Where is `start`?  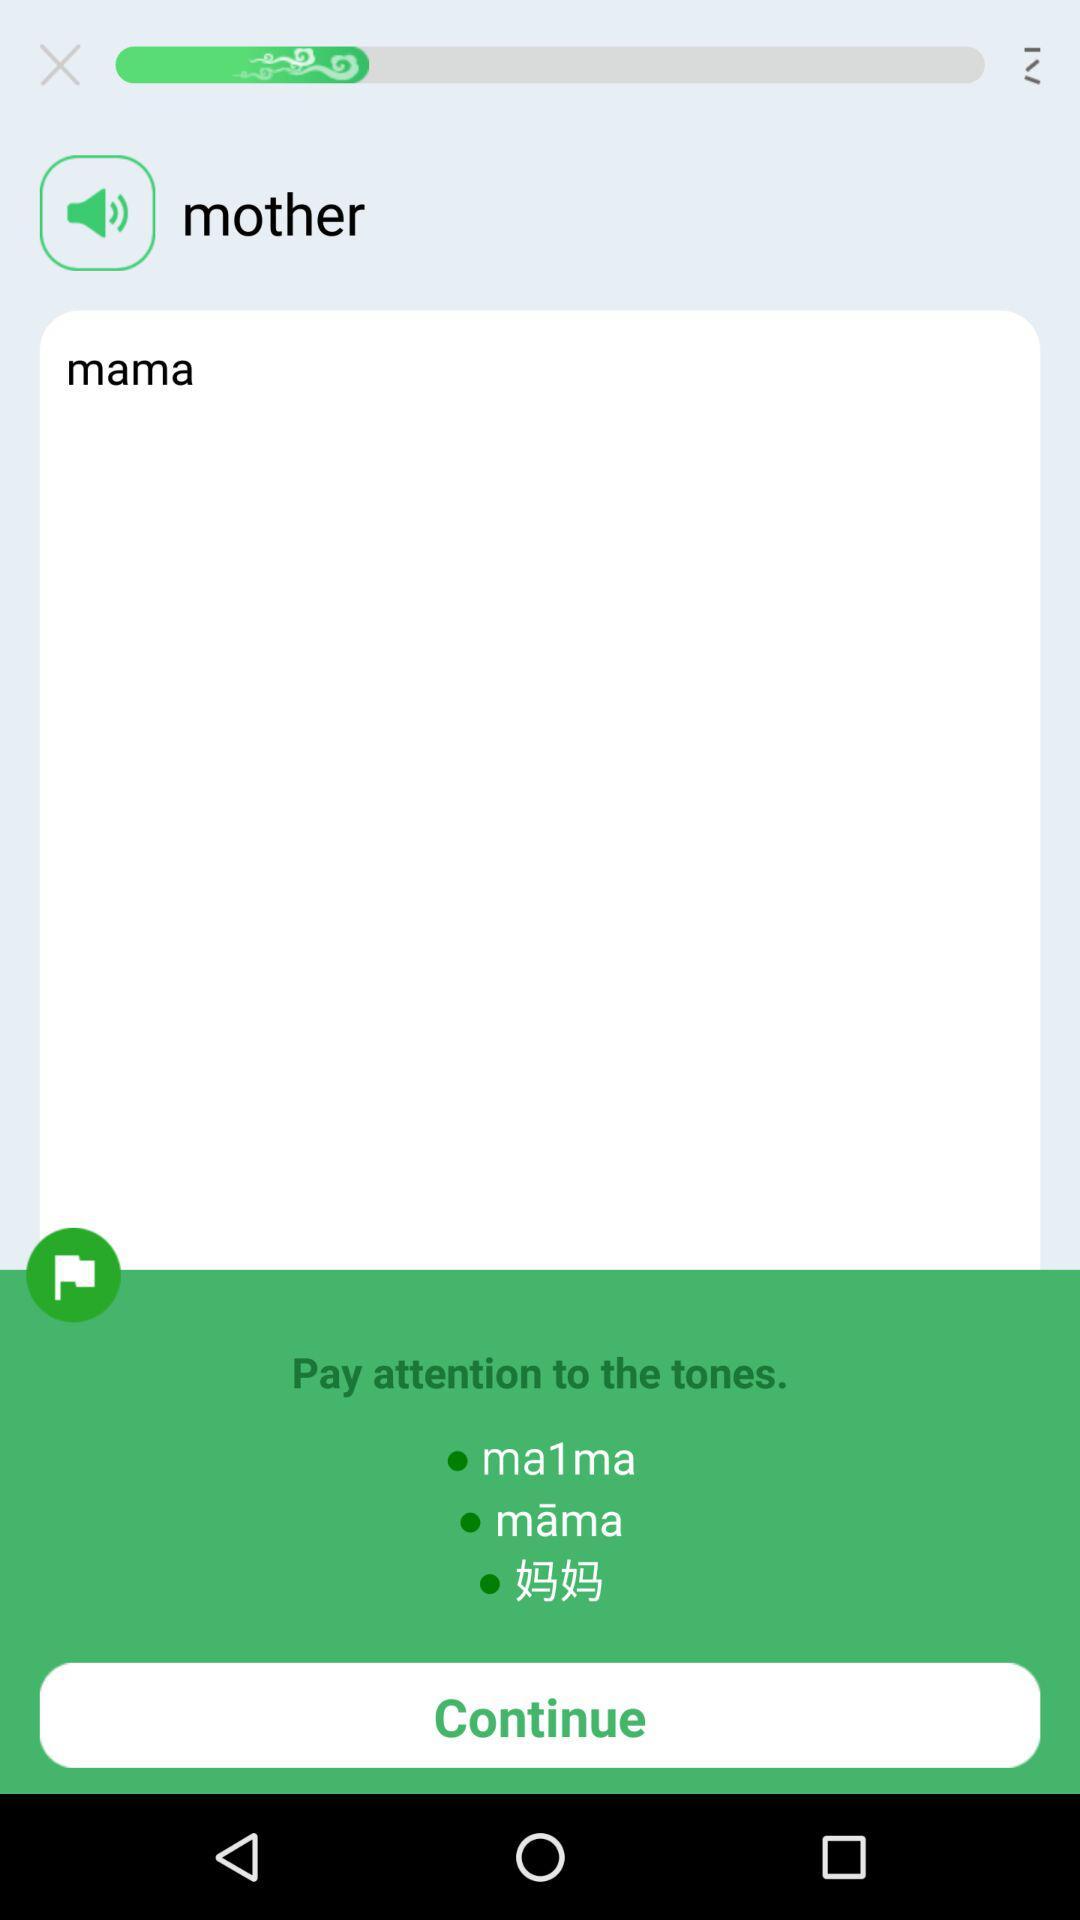
start is located at coordinates (72, 1274).